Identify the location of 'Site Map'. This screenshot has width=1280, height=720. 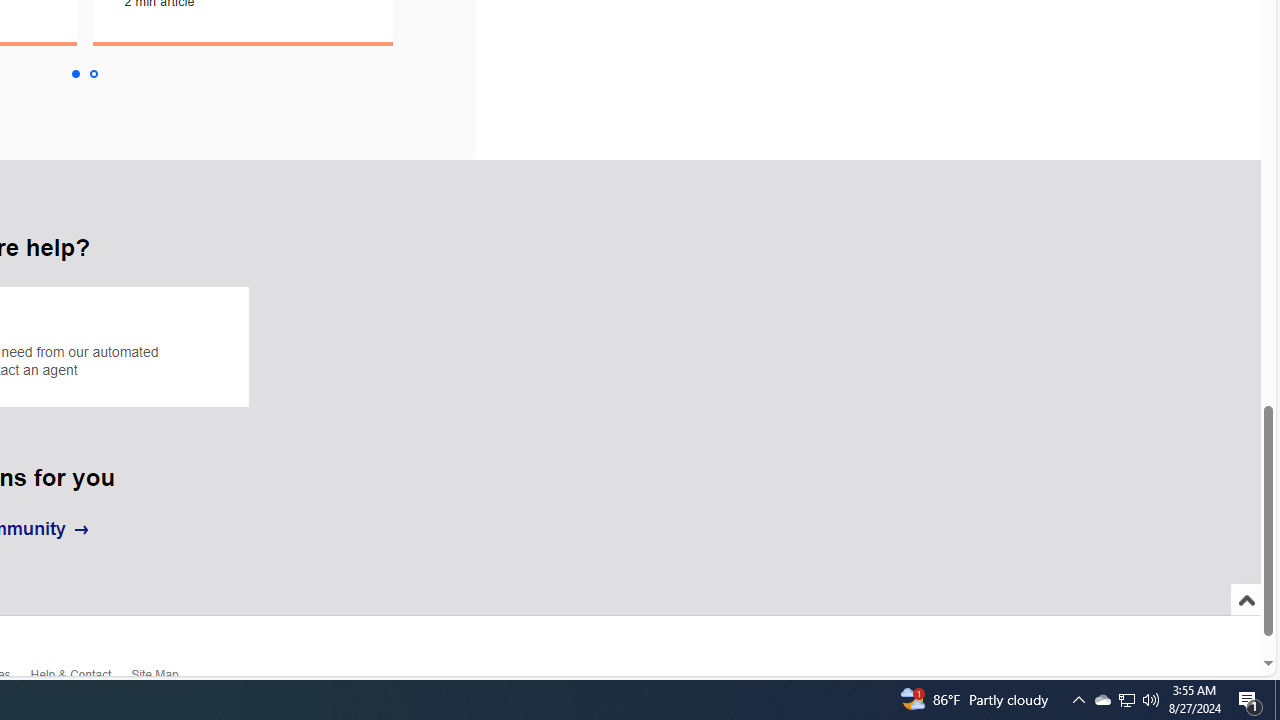
(164, 679).